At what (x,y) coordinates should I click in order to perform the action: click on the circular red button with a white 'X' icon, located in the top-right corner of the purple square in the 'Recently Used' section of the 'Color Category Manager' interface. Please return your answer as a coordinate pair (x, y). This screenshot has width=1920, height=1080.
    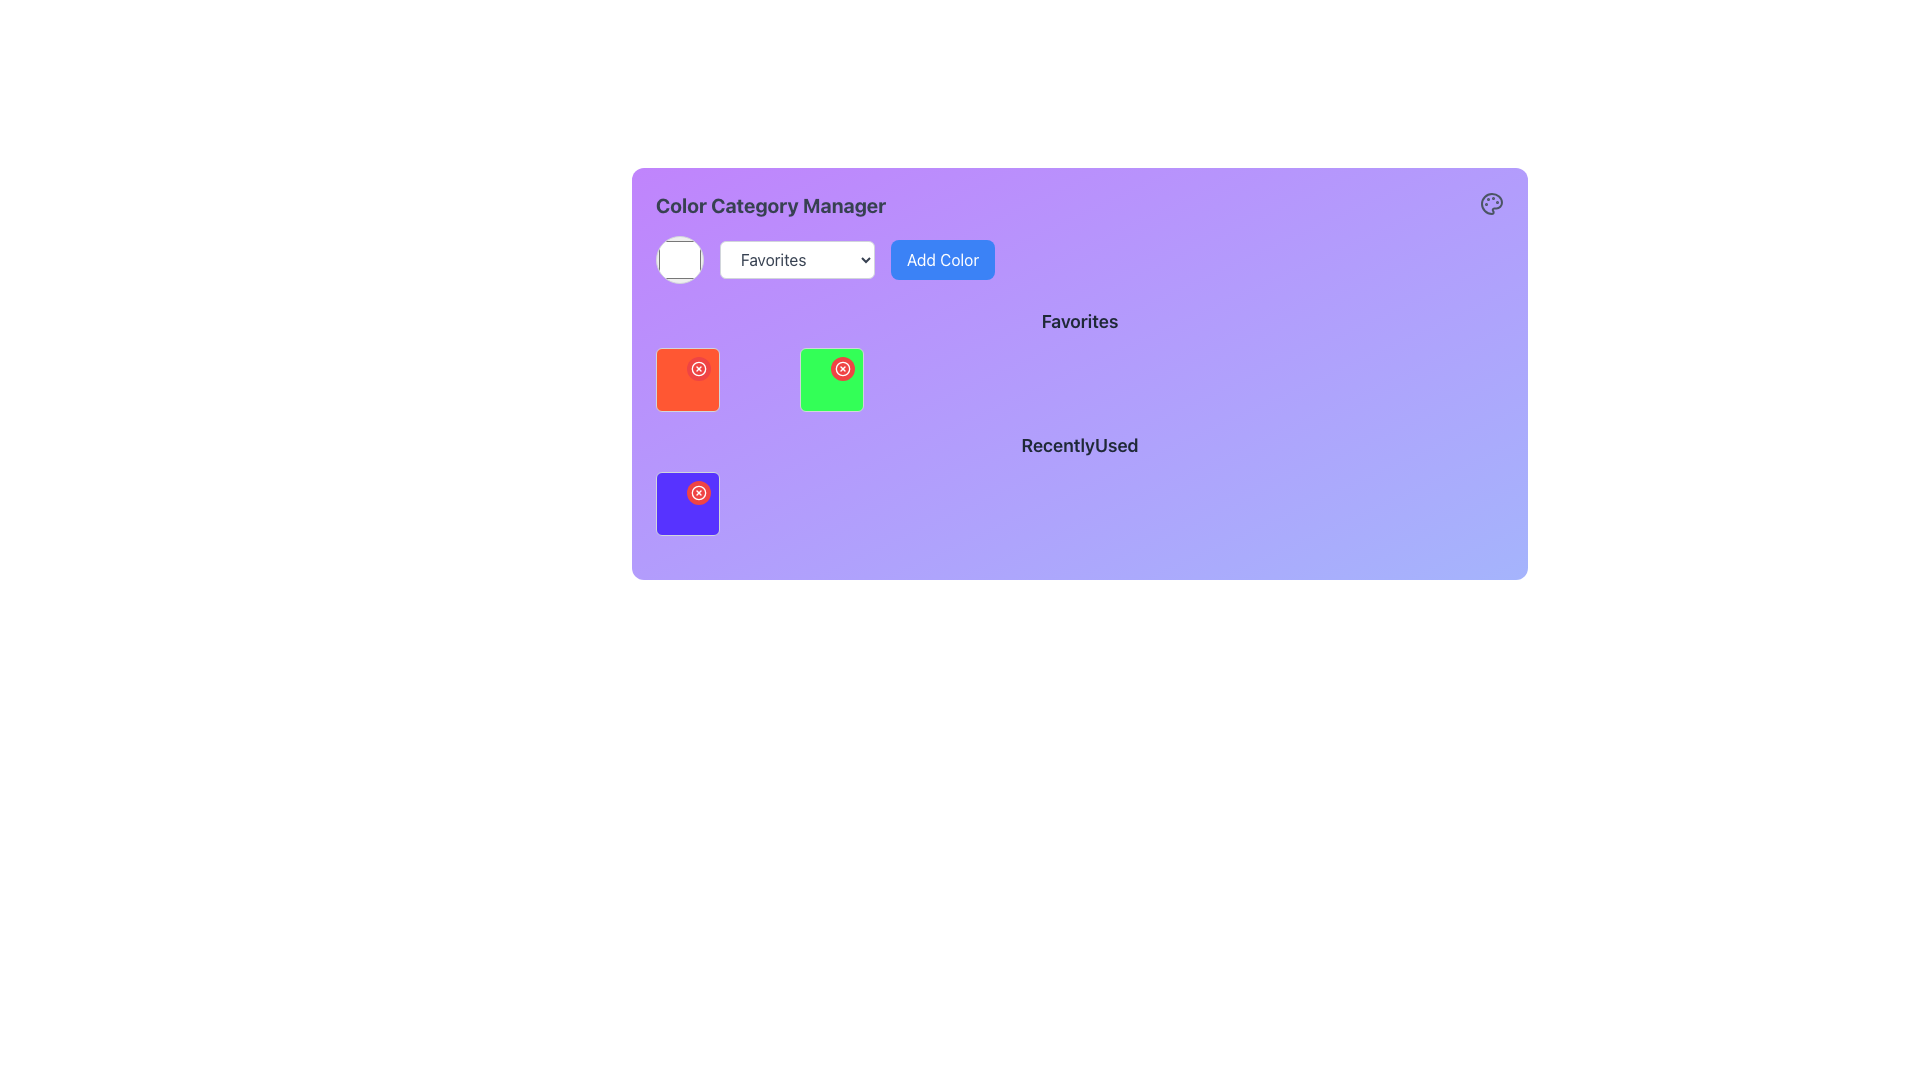
    Looking at the image, I should click on (699, 493).